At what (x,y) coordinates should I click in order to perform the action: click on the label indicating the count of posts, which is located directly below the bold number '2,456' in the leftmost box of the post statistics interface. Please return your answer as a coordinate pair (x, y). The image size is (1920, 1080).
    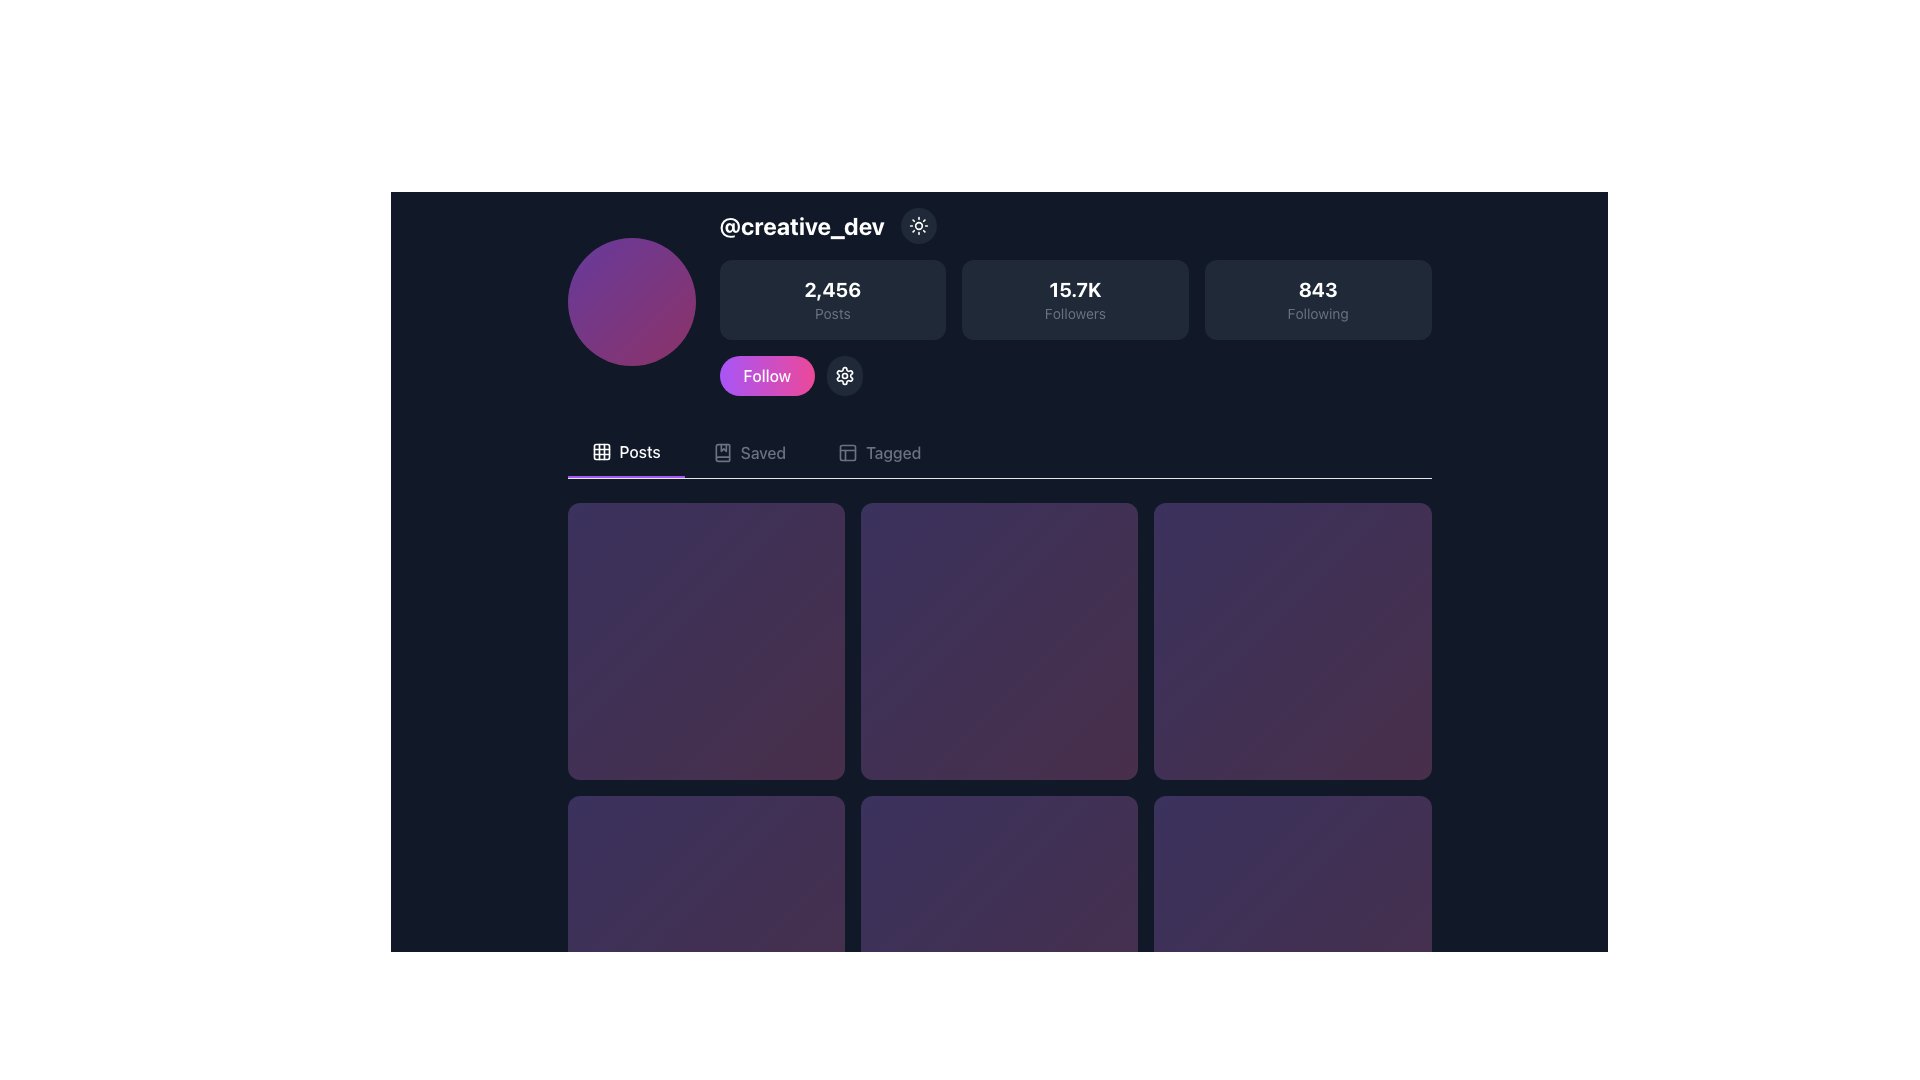
    Looking at the image, I should click on (832, 313).